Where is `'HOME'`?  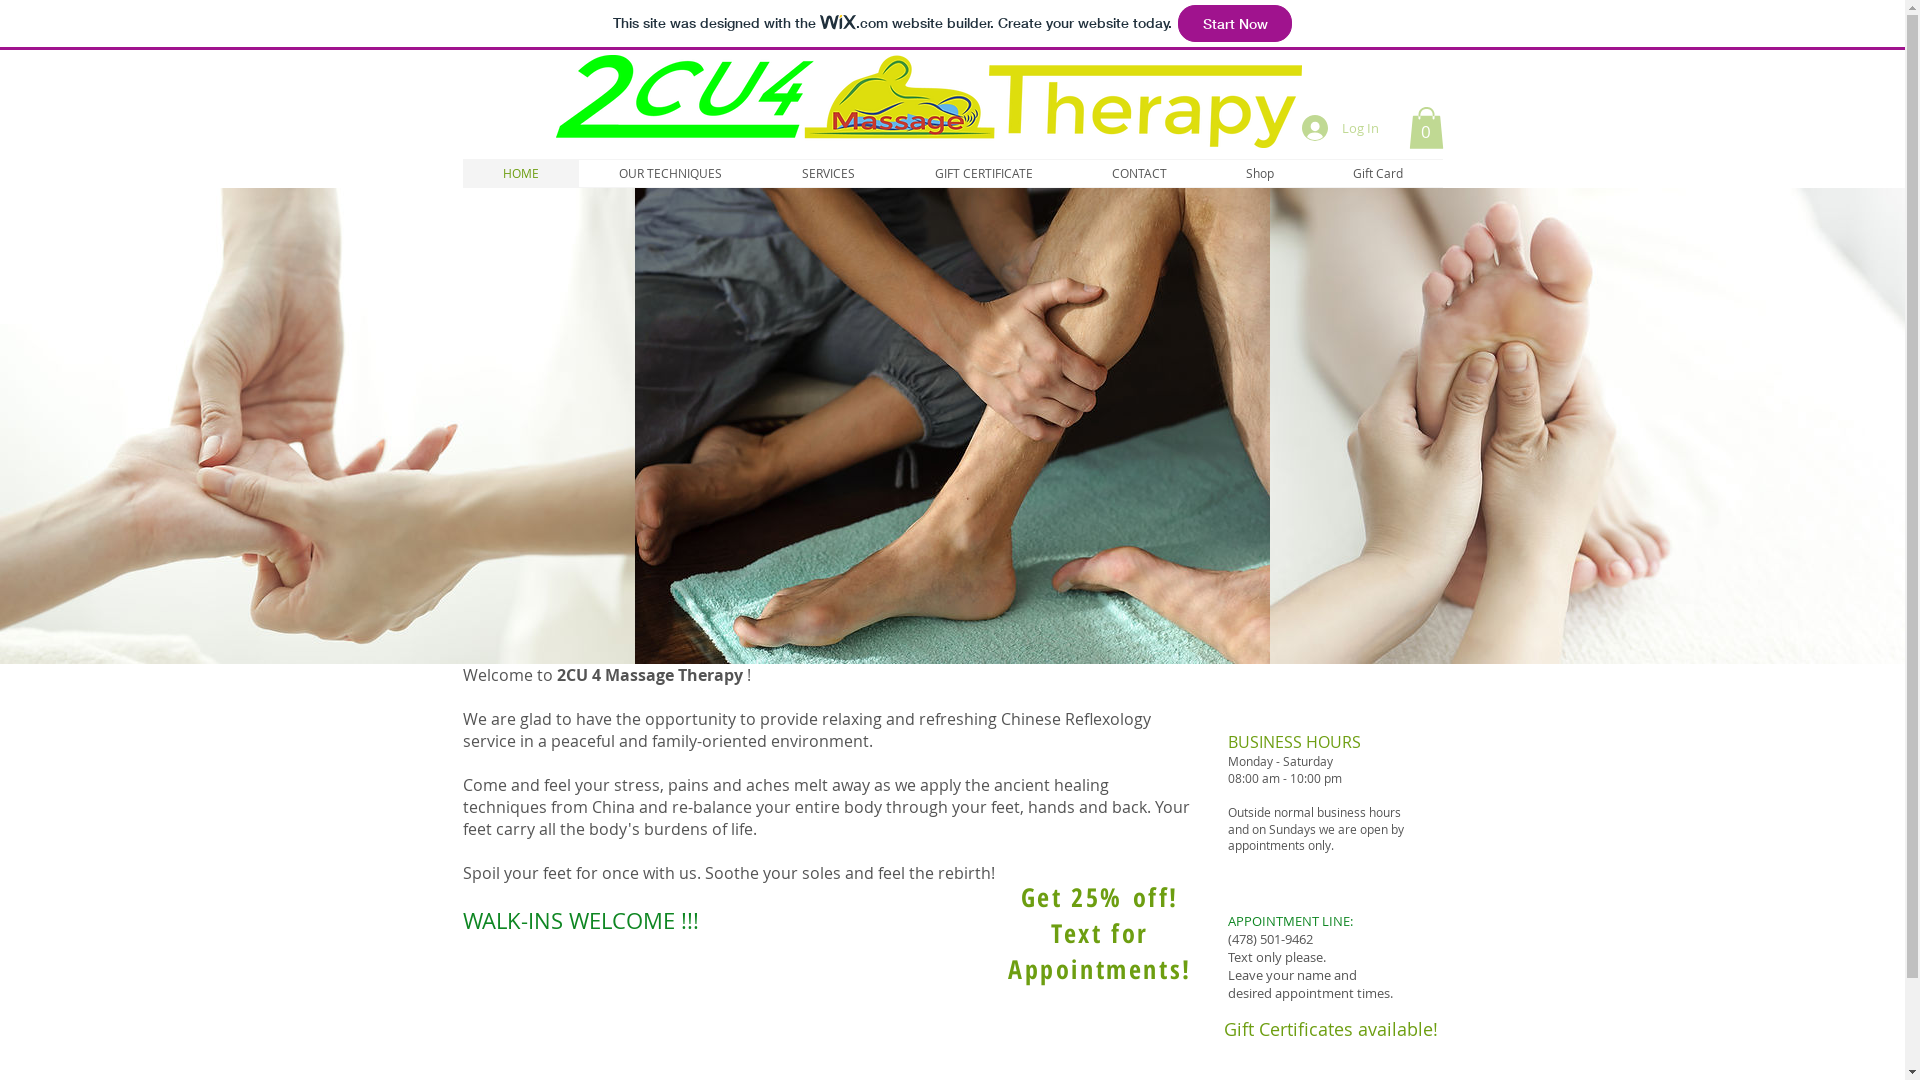 'HOME' is located at coordinates (519, 172).